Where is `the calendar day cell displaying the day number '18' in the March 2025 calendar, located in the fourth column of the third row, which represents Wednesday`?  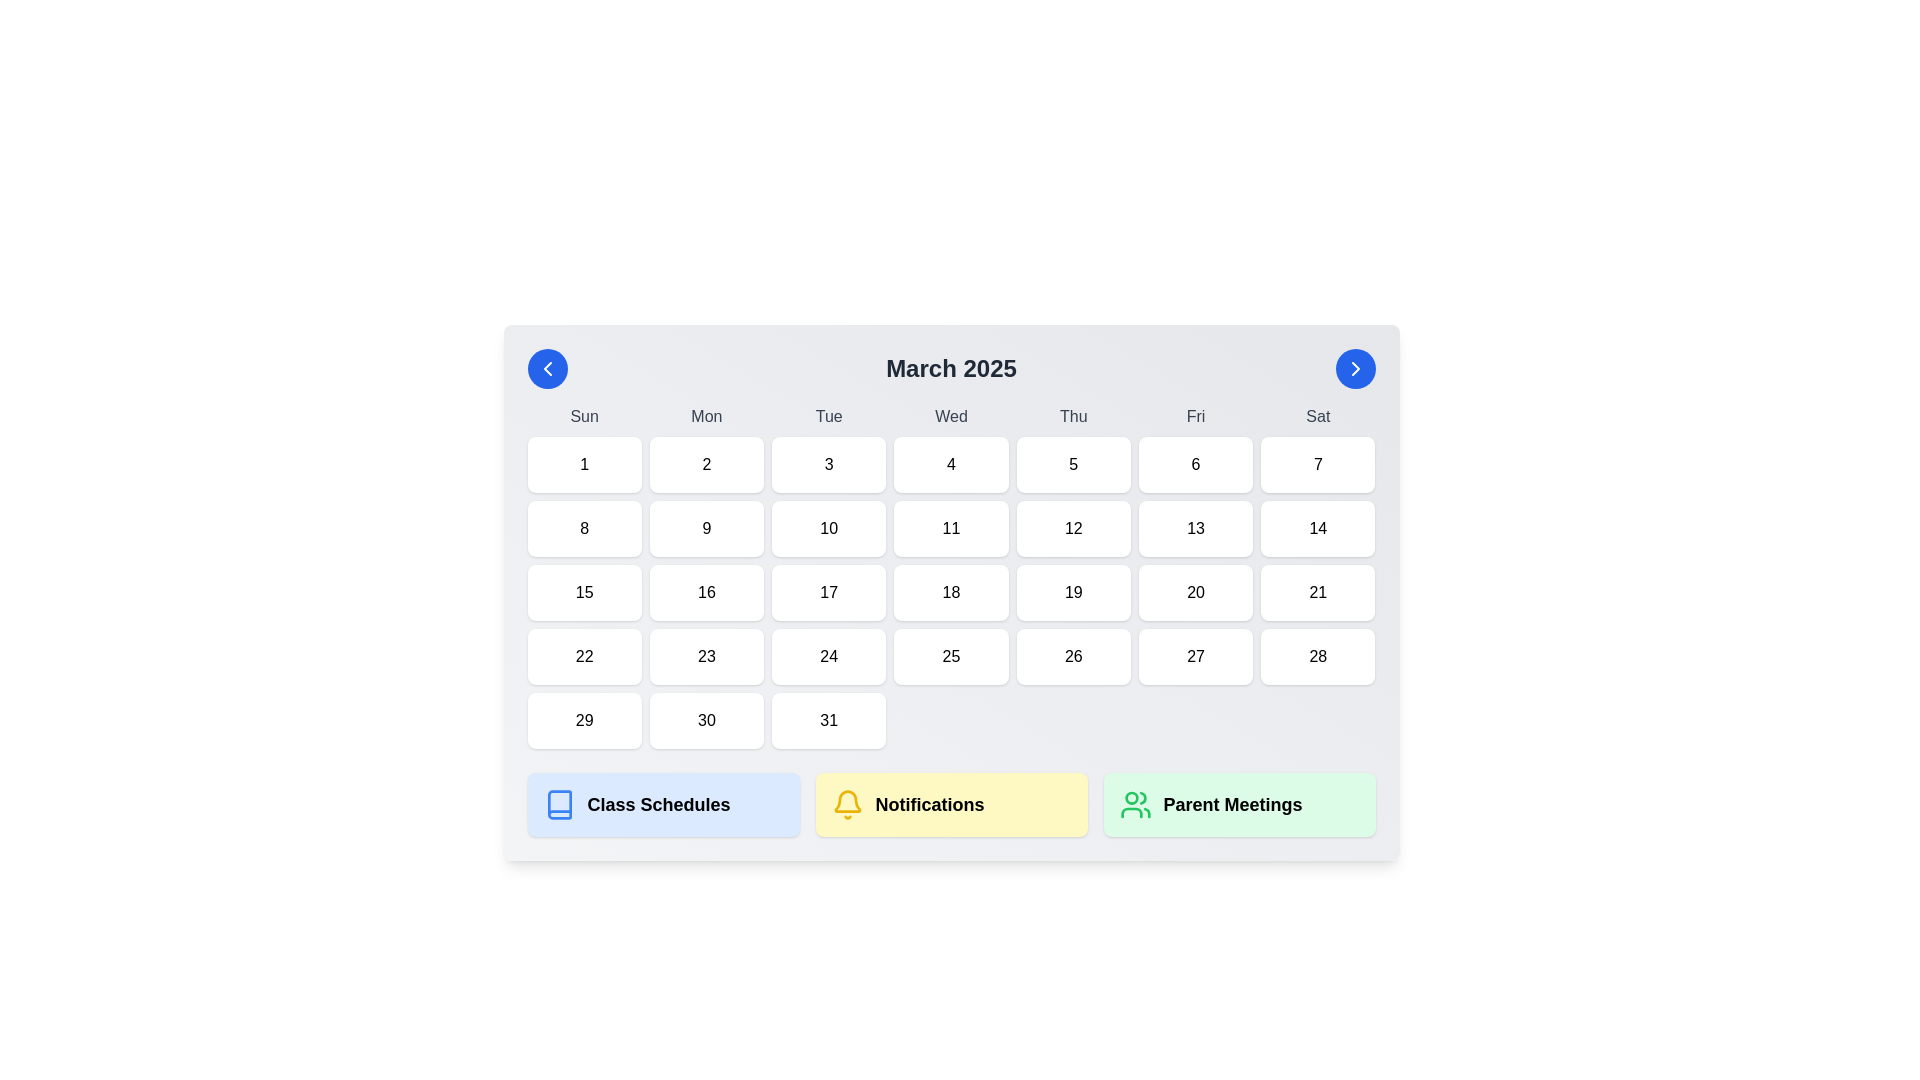
the calendar day cell displaying the day number '18' in the March 2025 calendar, located in the fourth column of the third row, which represents Wednesday is located at coordinates (950, 592).